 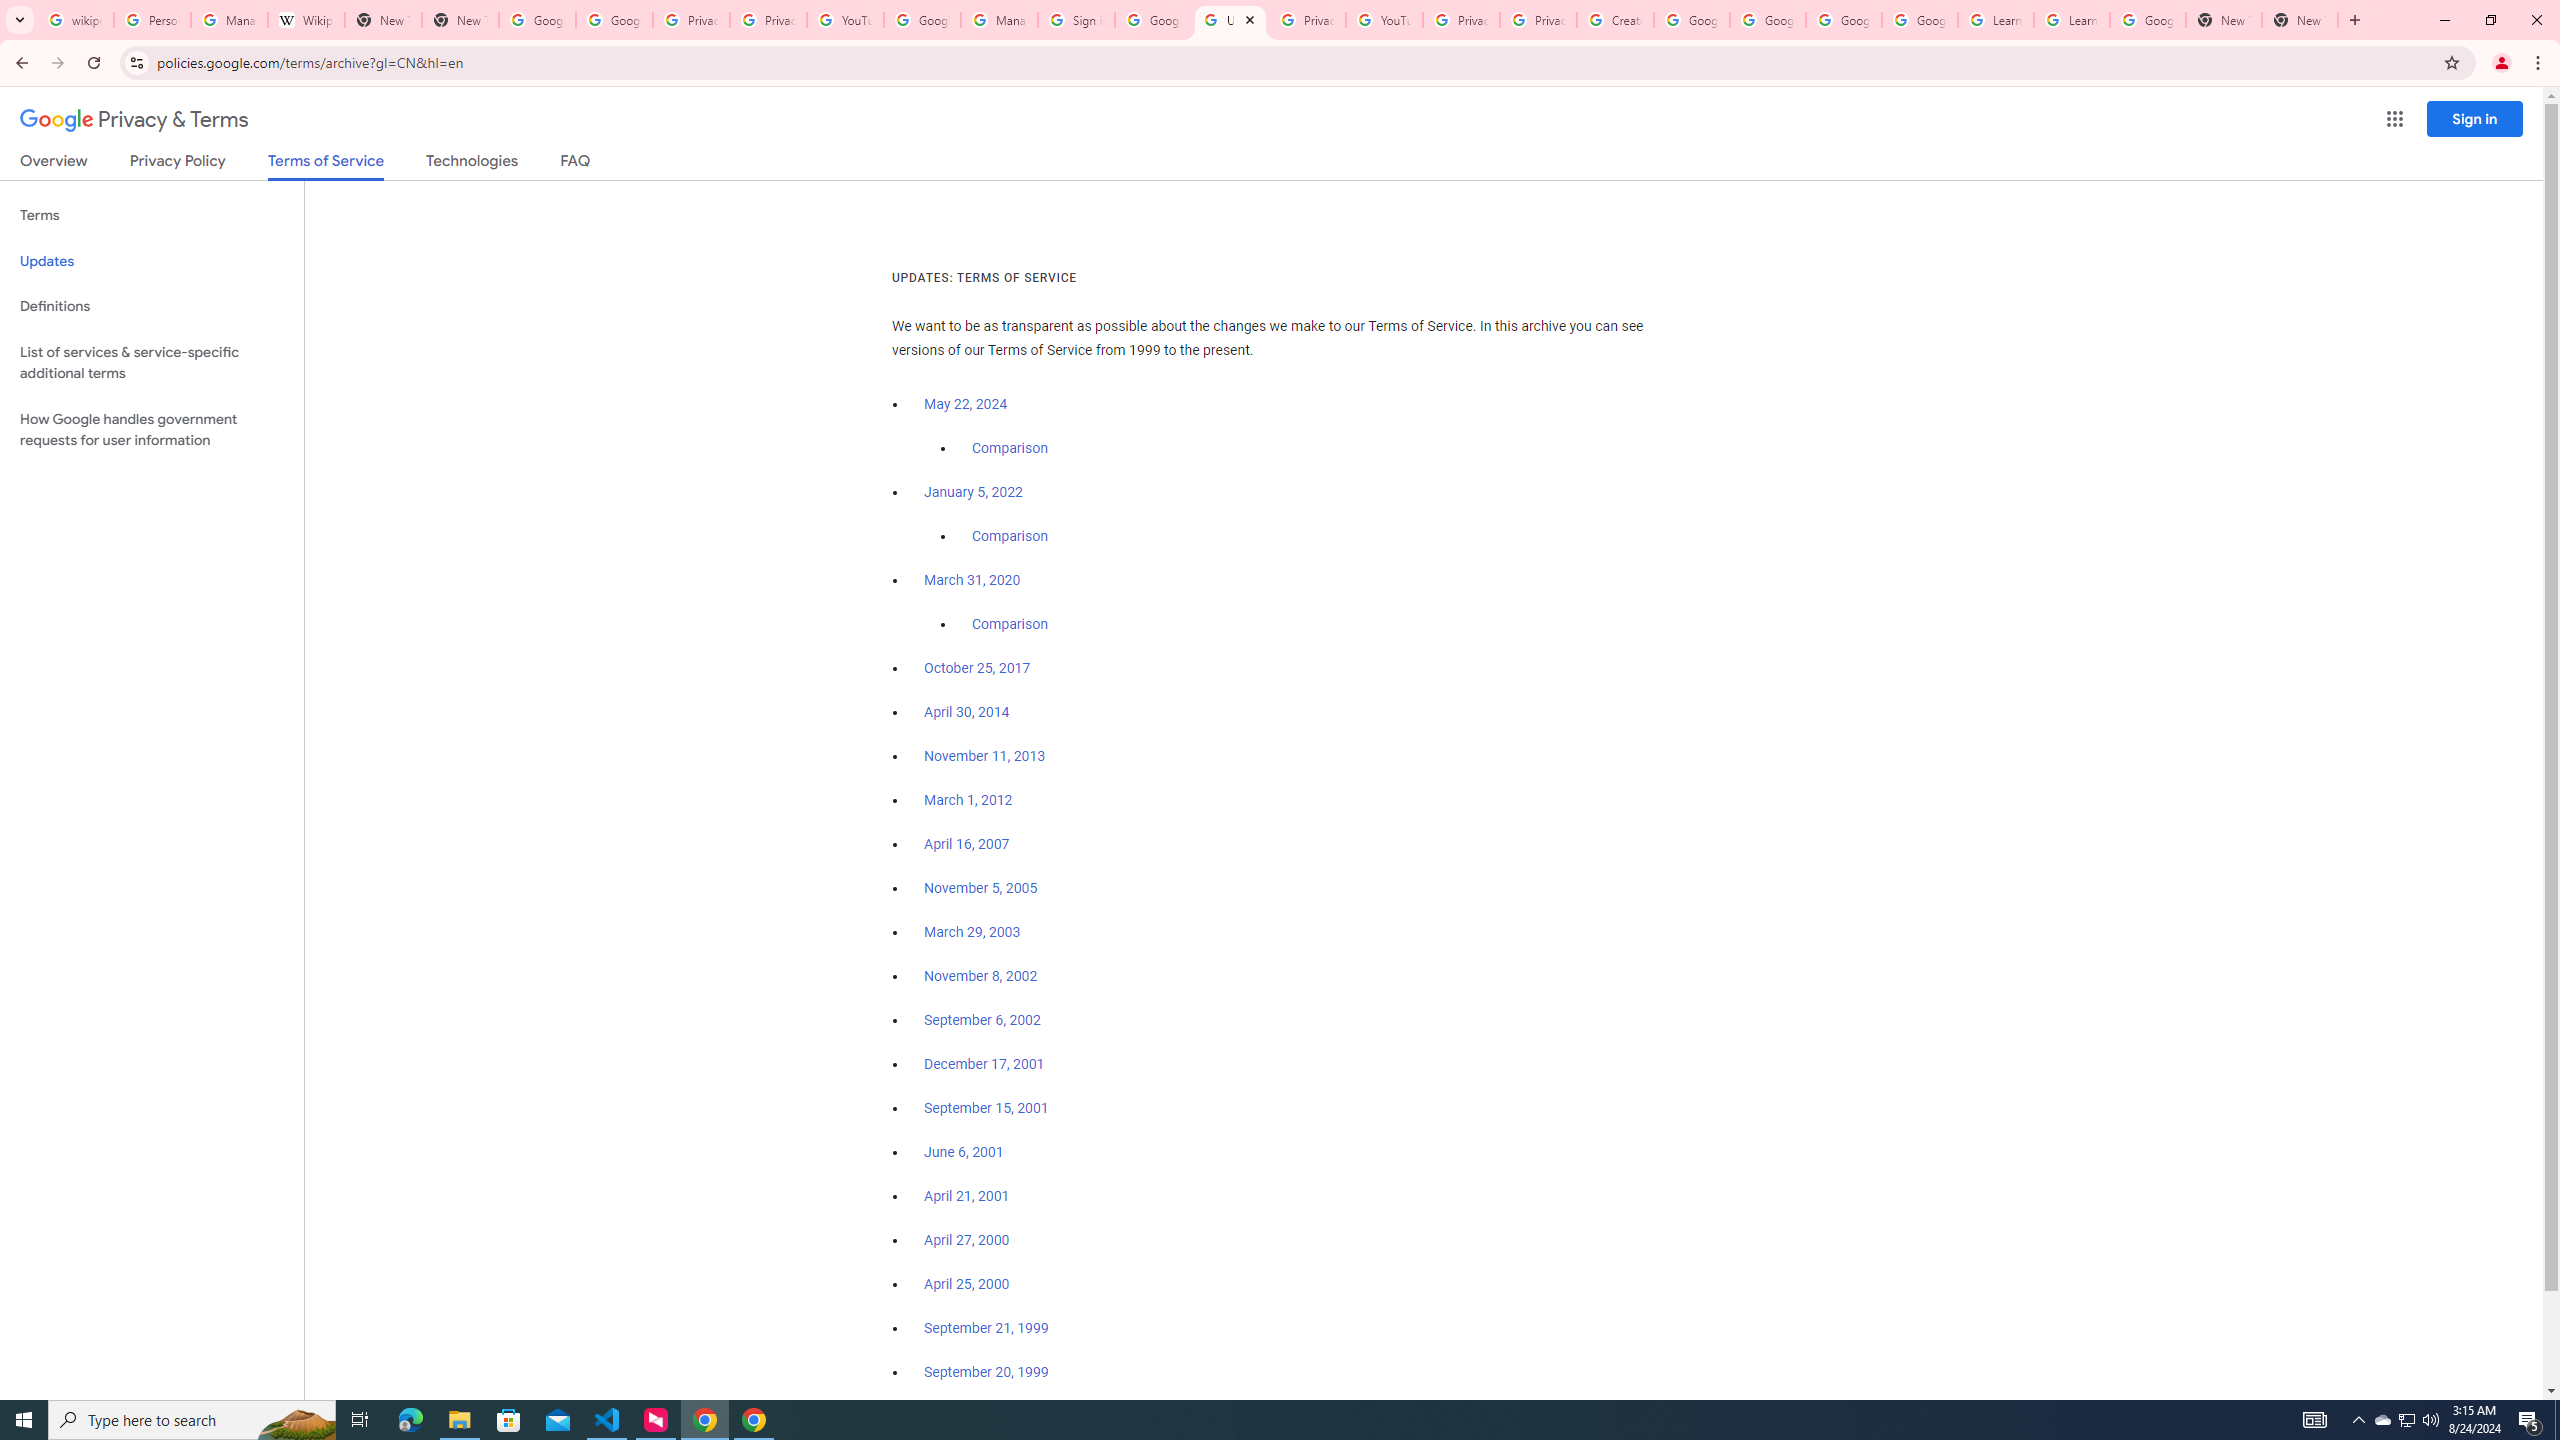 I want to click on 'March 31, 2020', so click(x=971, y=581).